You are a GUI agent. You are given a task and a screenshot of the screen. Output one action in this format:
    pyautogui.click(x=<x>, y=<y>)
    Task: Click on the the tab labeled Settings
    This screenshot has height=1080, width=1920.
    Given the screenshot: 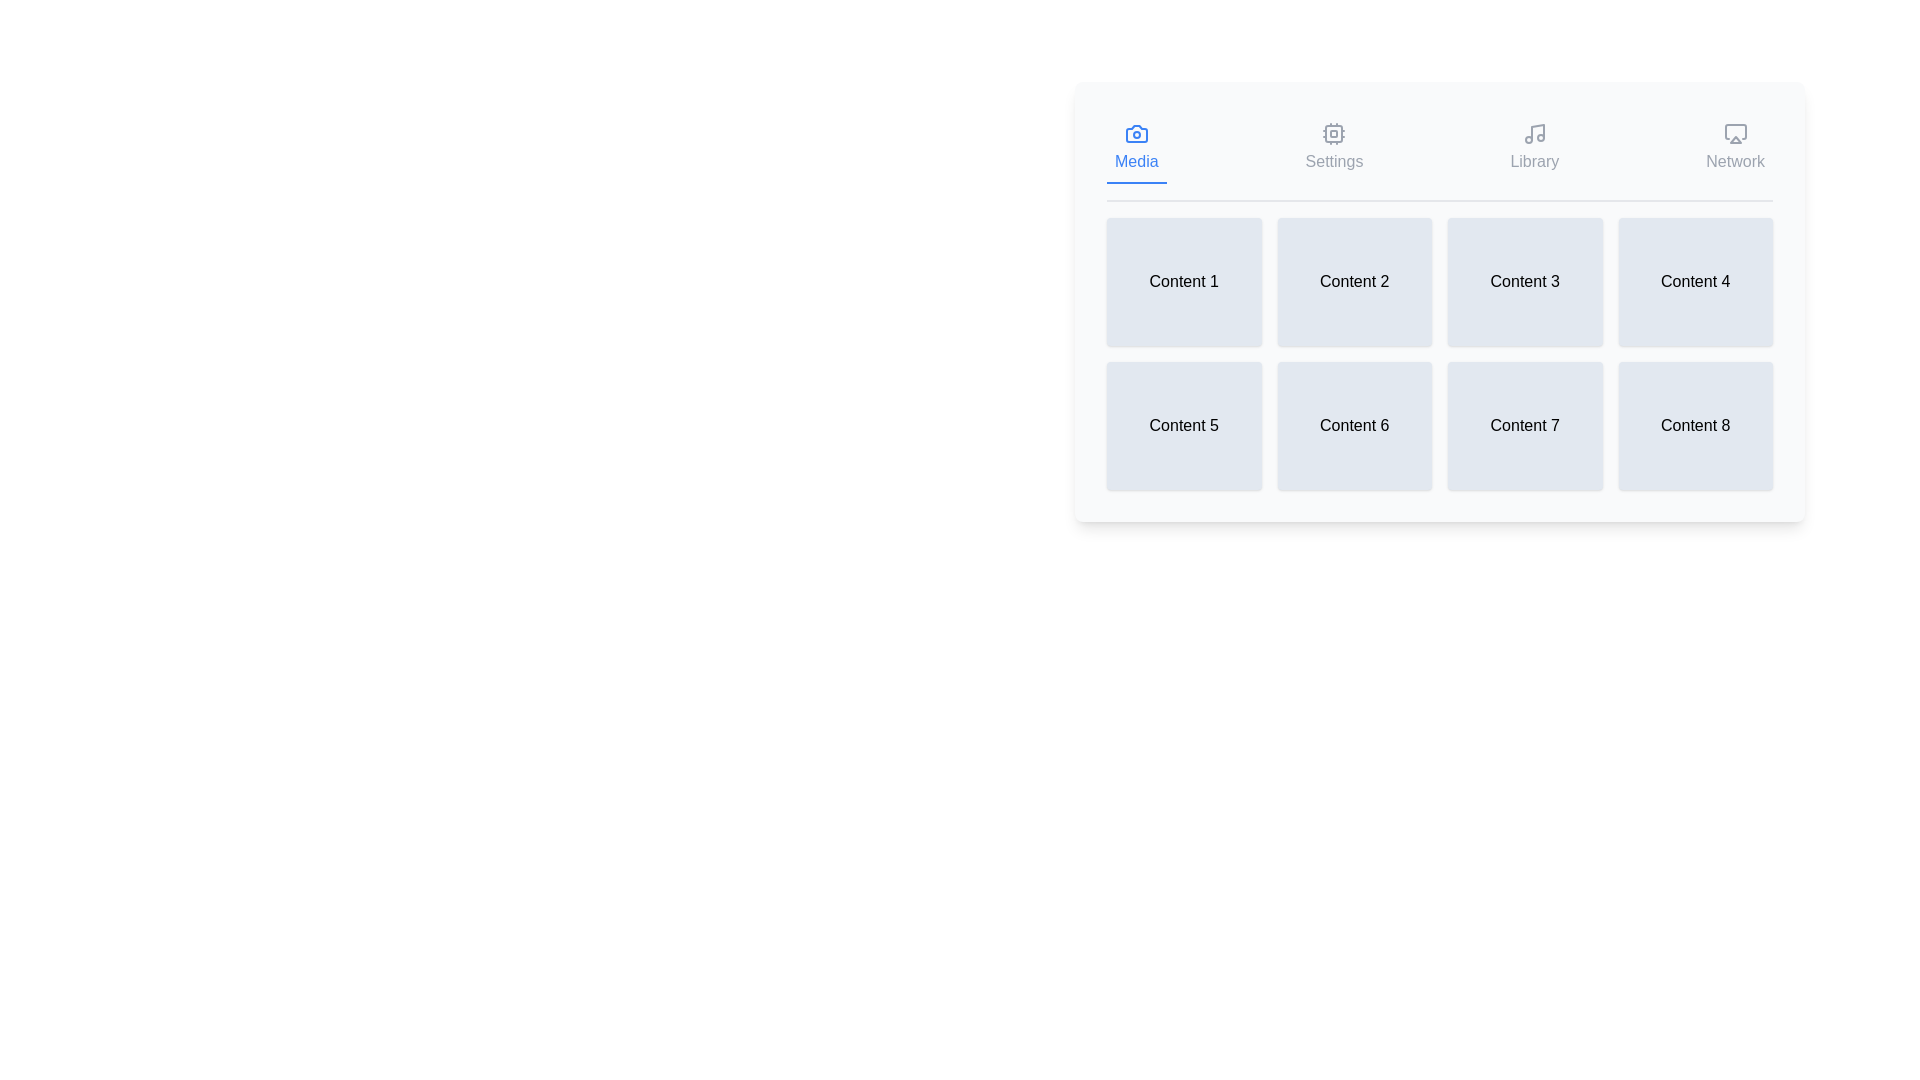 What is the action you would take?
    pyautogui.click(x=1334, y=148)
    